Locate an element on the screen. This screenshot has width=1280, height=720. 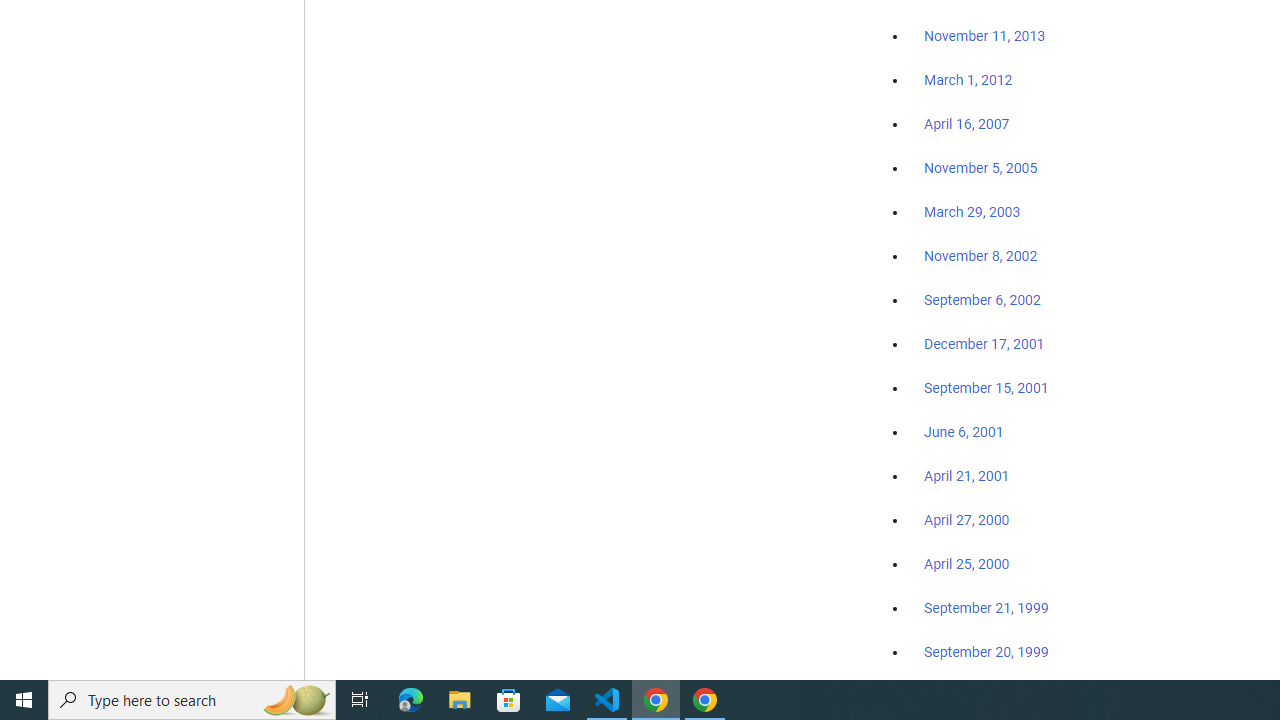
'September 21, 1999' is located at coordinates (986, 607).